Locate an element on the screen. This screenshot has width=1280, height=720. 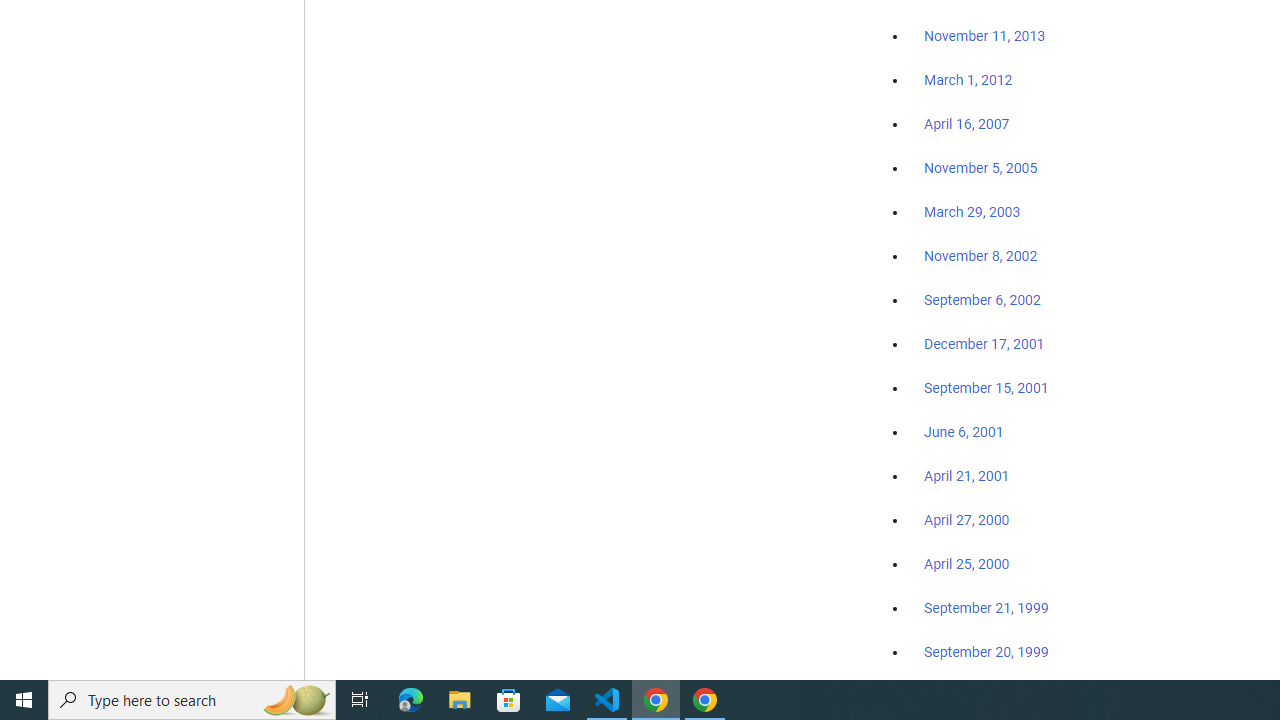
'September 21, 1999' is located at coordinates (986, 607).